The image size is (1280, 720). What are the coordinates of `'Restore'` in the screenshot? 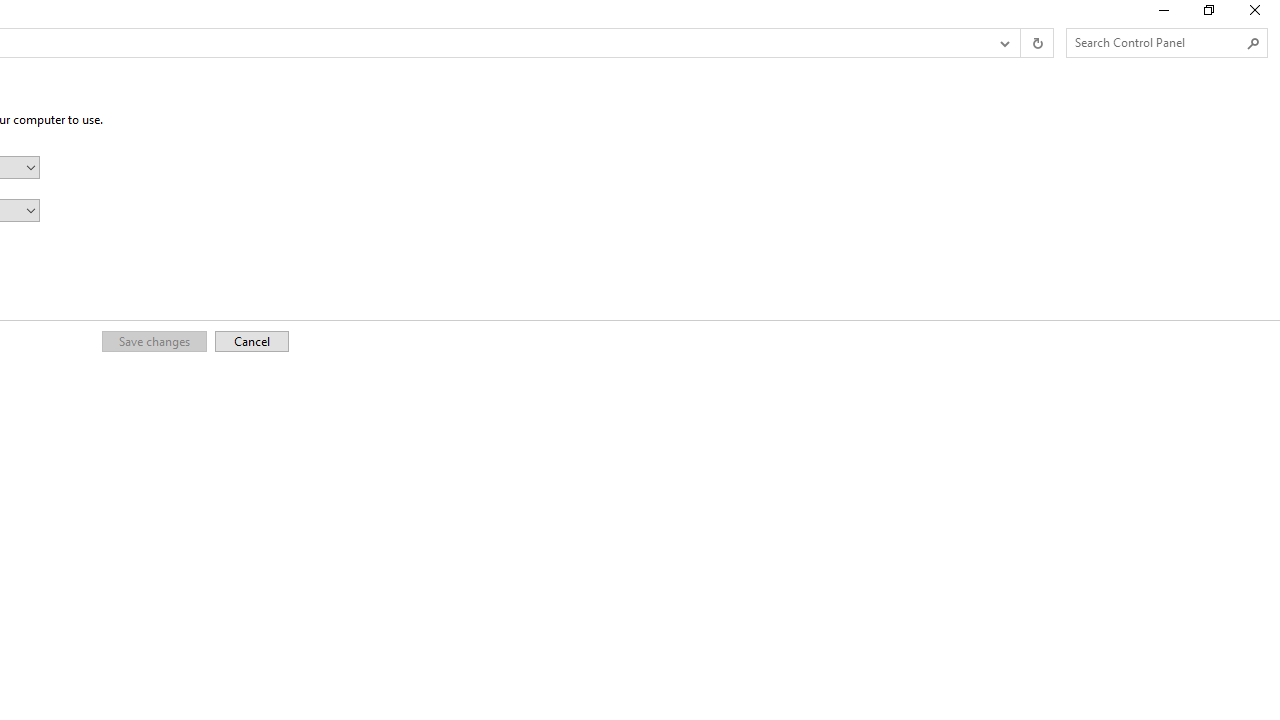 It's located at (1207, 15).